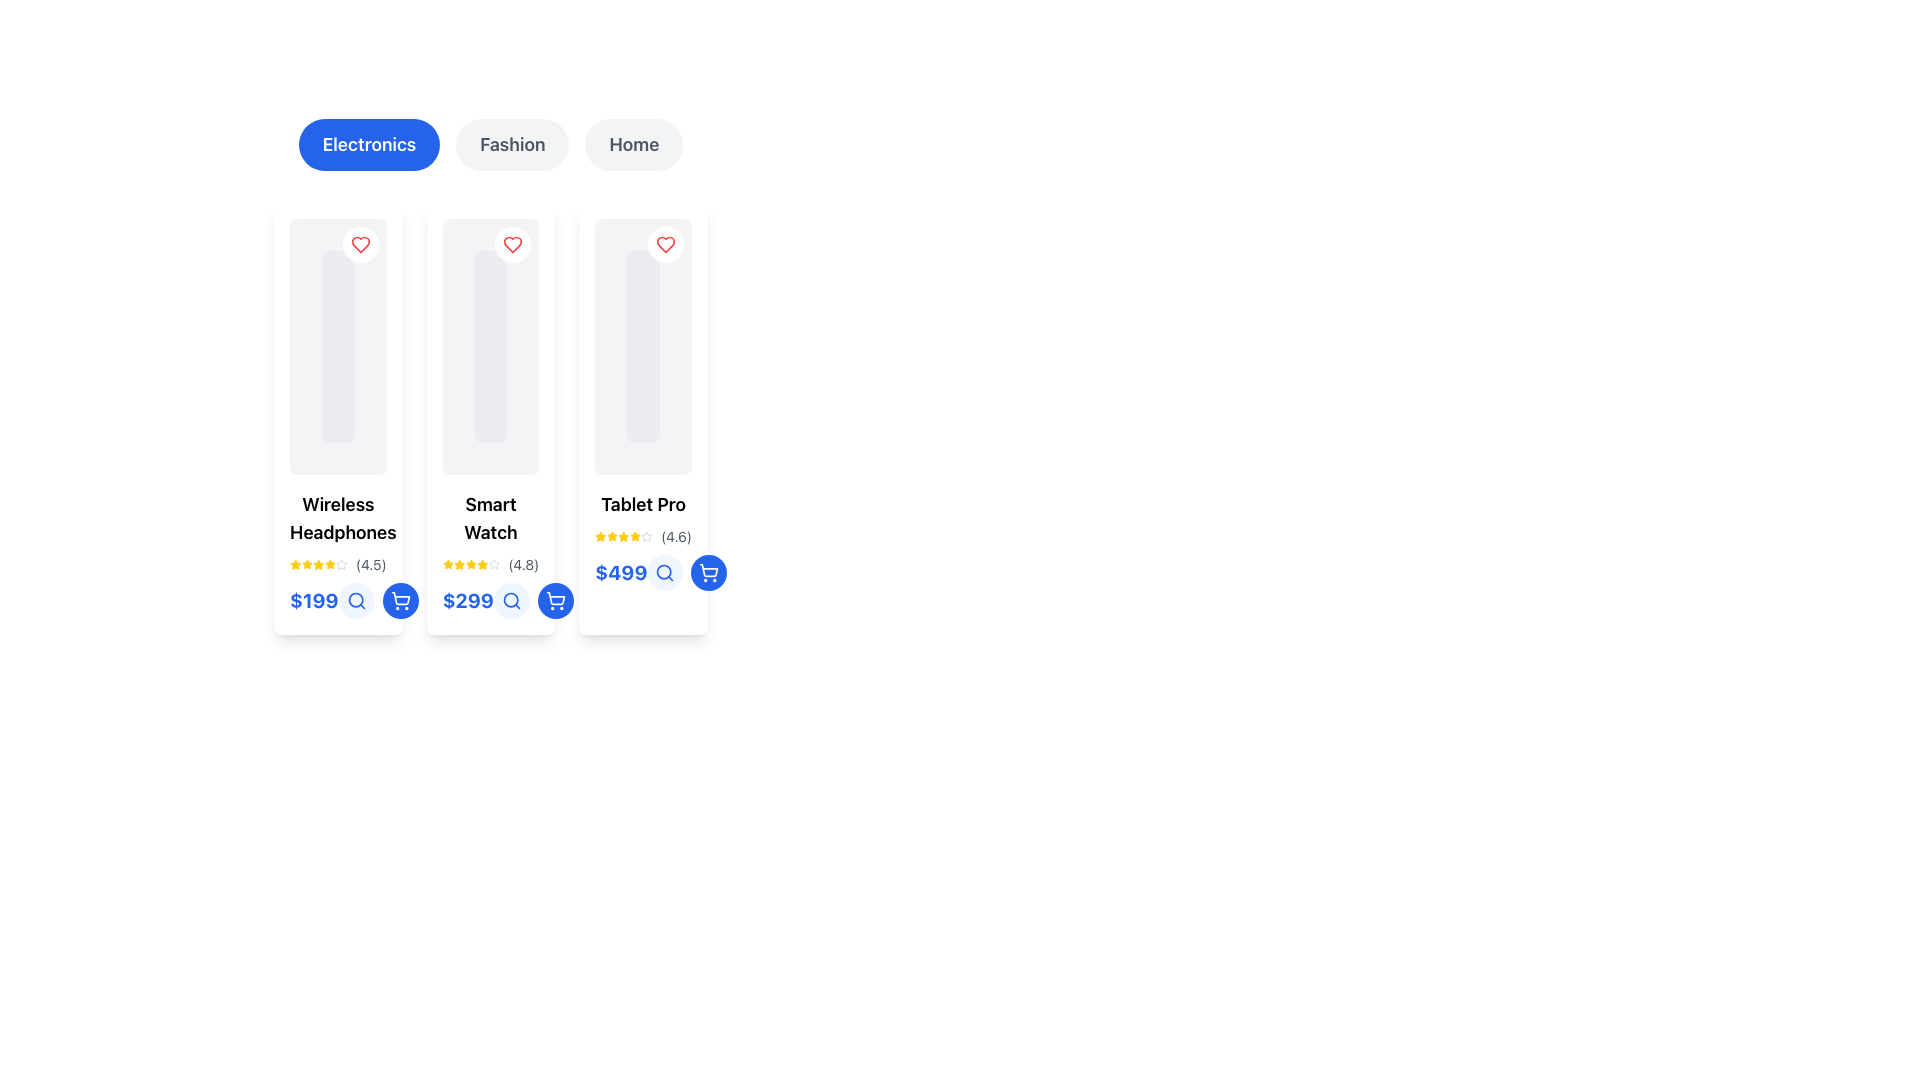 The width and height of the screenshot is (1920, 1080). I want to click on the second button located at the bottom right of the 'Smart Watch' product card, so click(400, 600).